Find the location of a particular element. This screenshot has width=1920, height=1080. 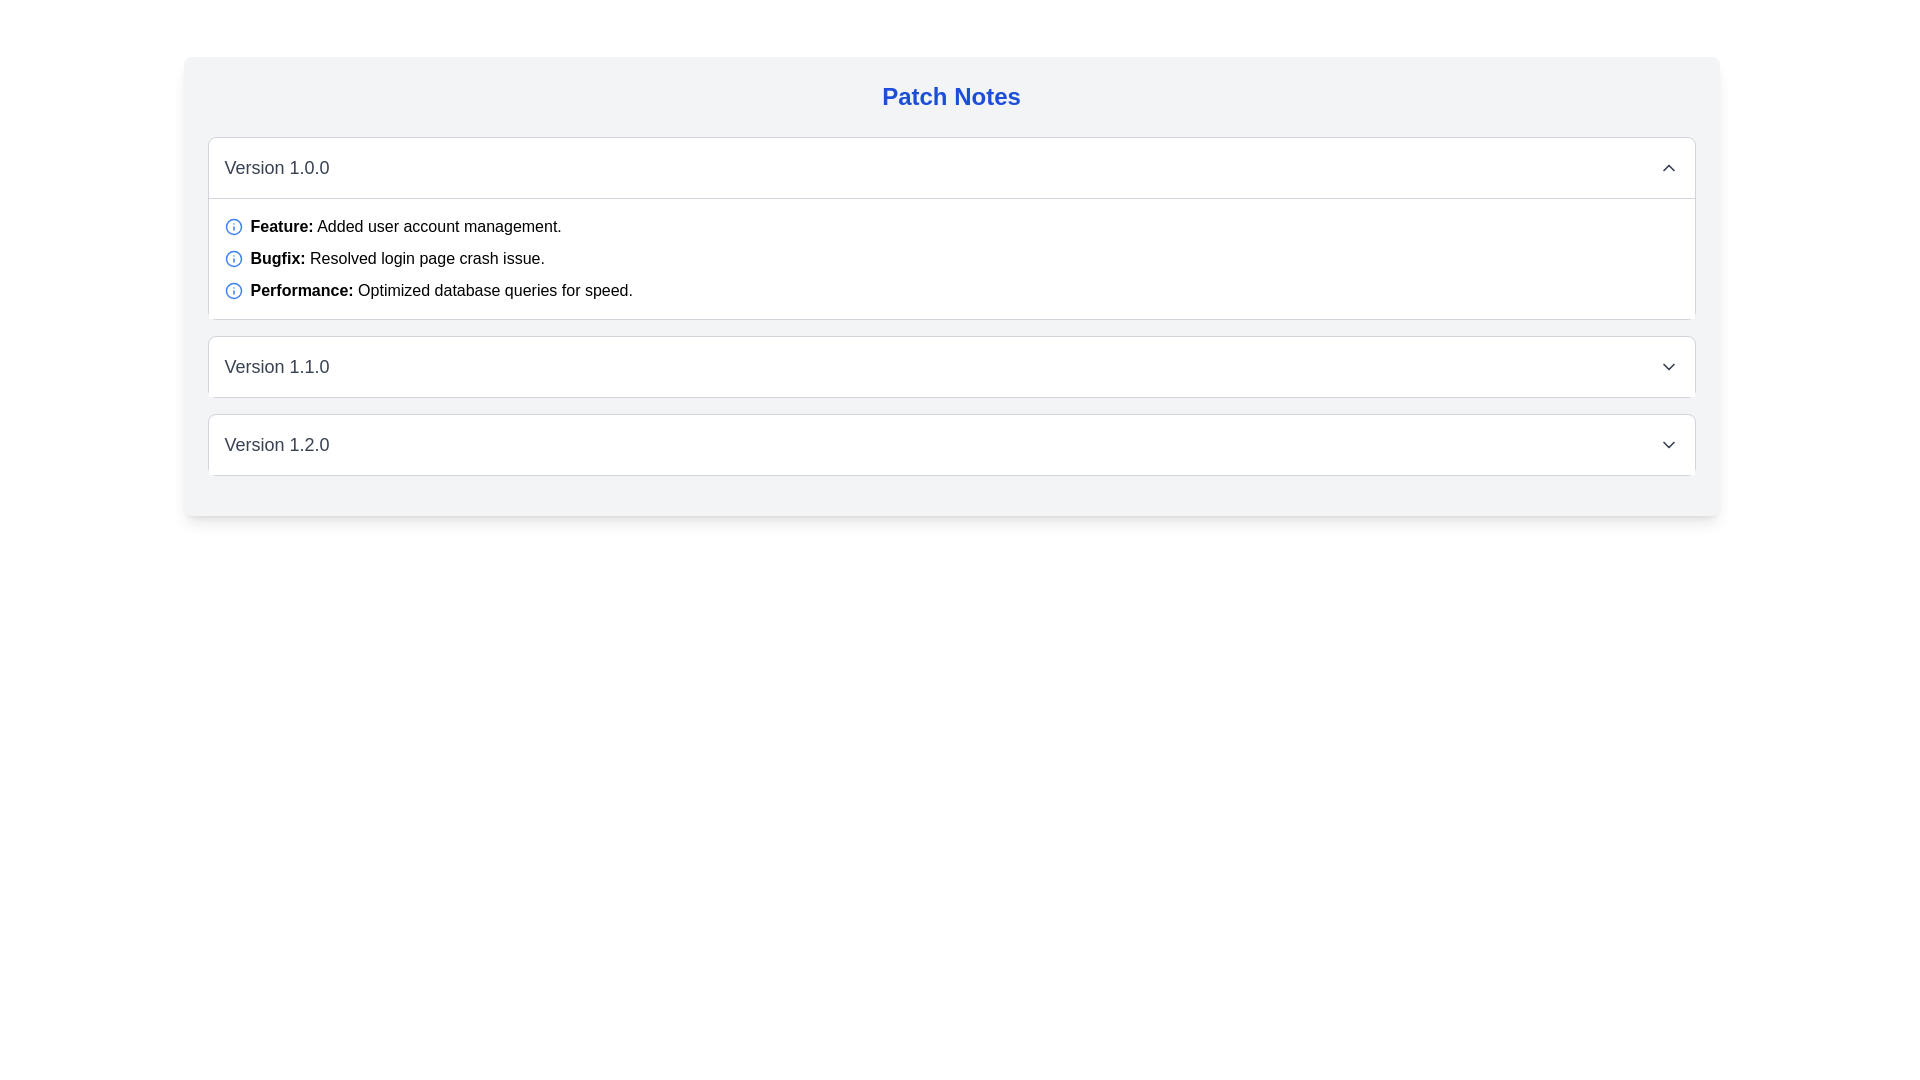

text label that describes the specific bug fix implemented in version 1.0.0, located between 'Feature: Added user account management.' and 'Performance: Optimized database queries for speed.' is located at coordinates (397, 257).